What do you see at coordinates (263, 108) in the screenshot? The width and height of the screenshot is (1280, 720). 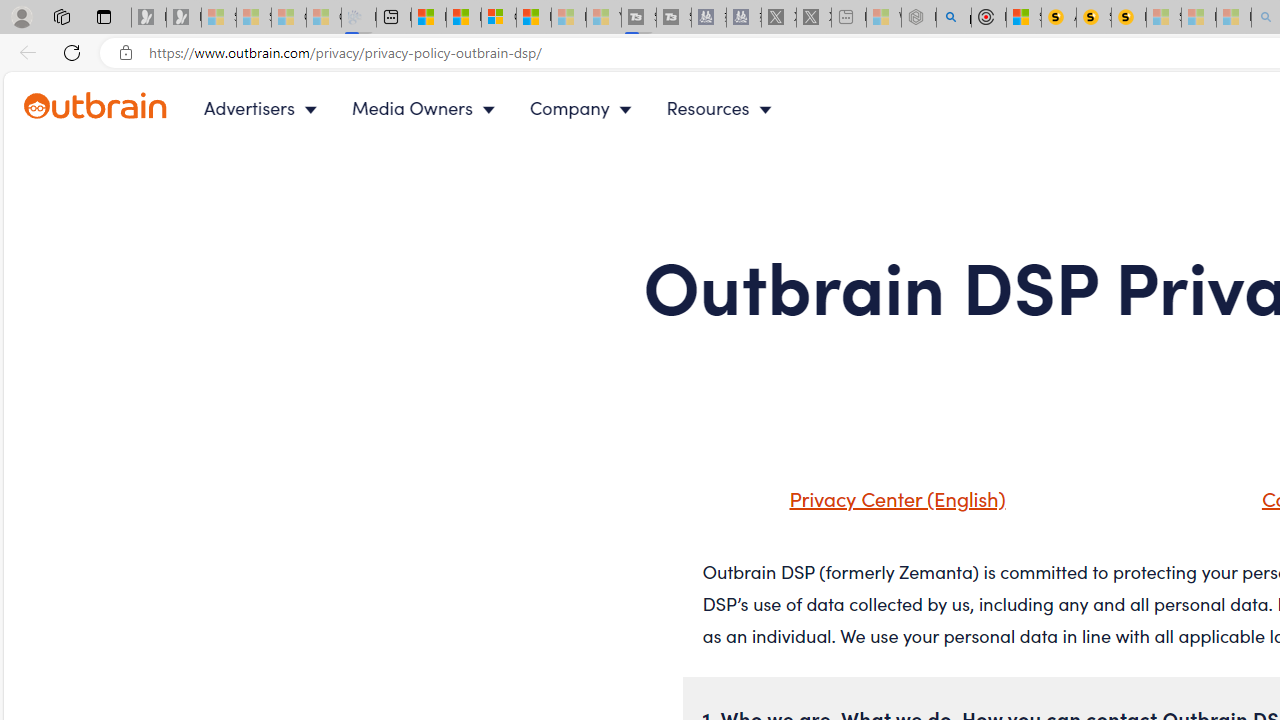 I see `'Advertisers'` at bounding box center [263, 108].